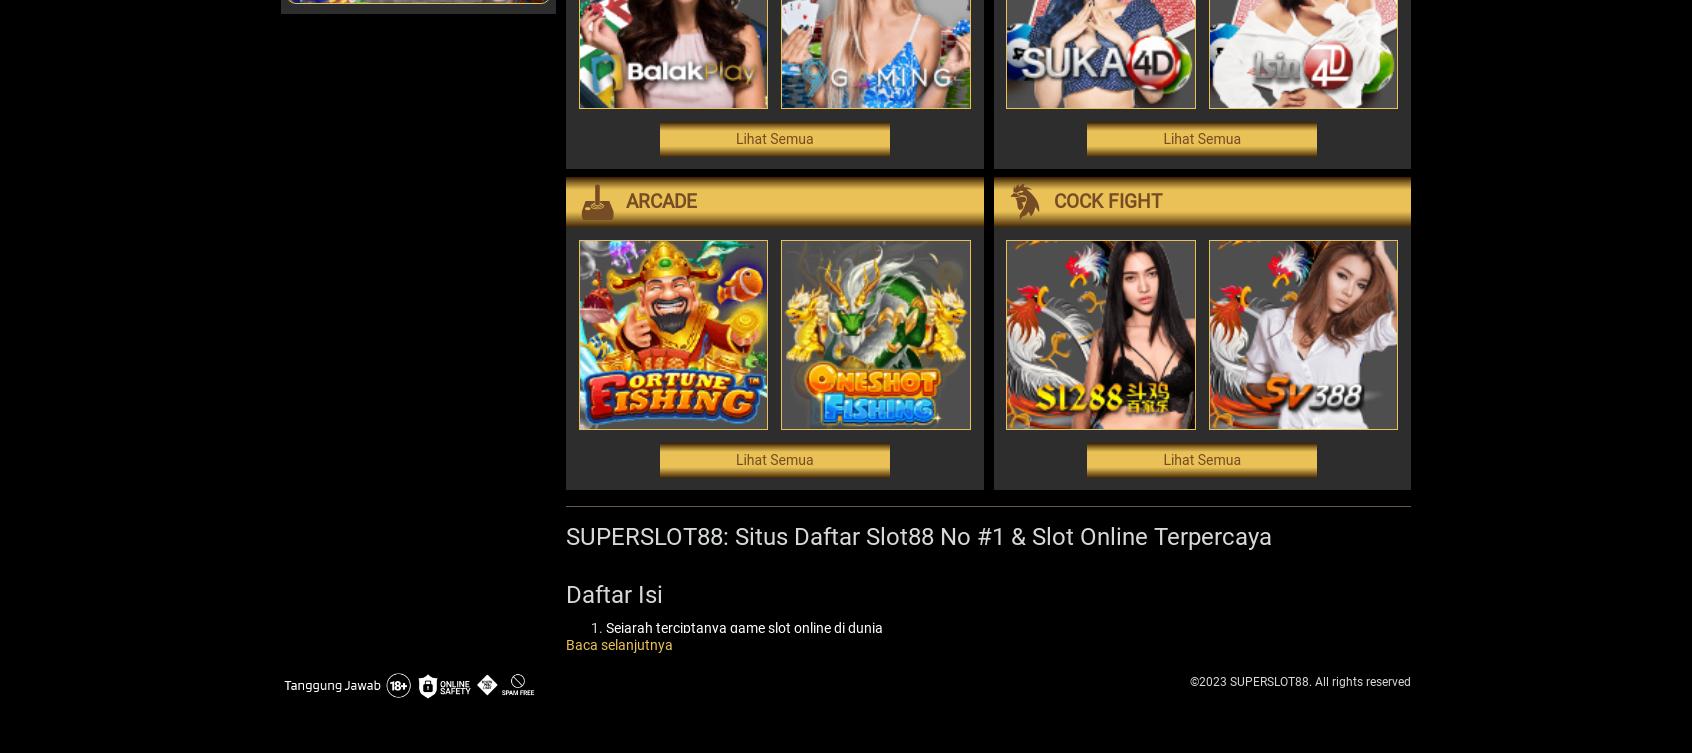 Image resolution: width=1692 pixels, height=753 pixels. Describe the element at coordinates (667, 731) in the screenshot. I see `'Slot 3D'` at that location.